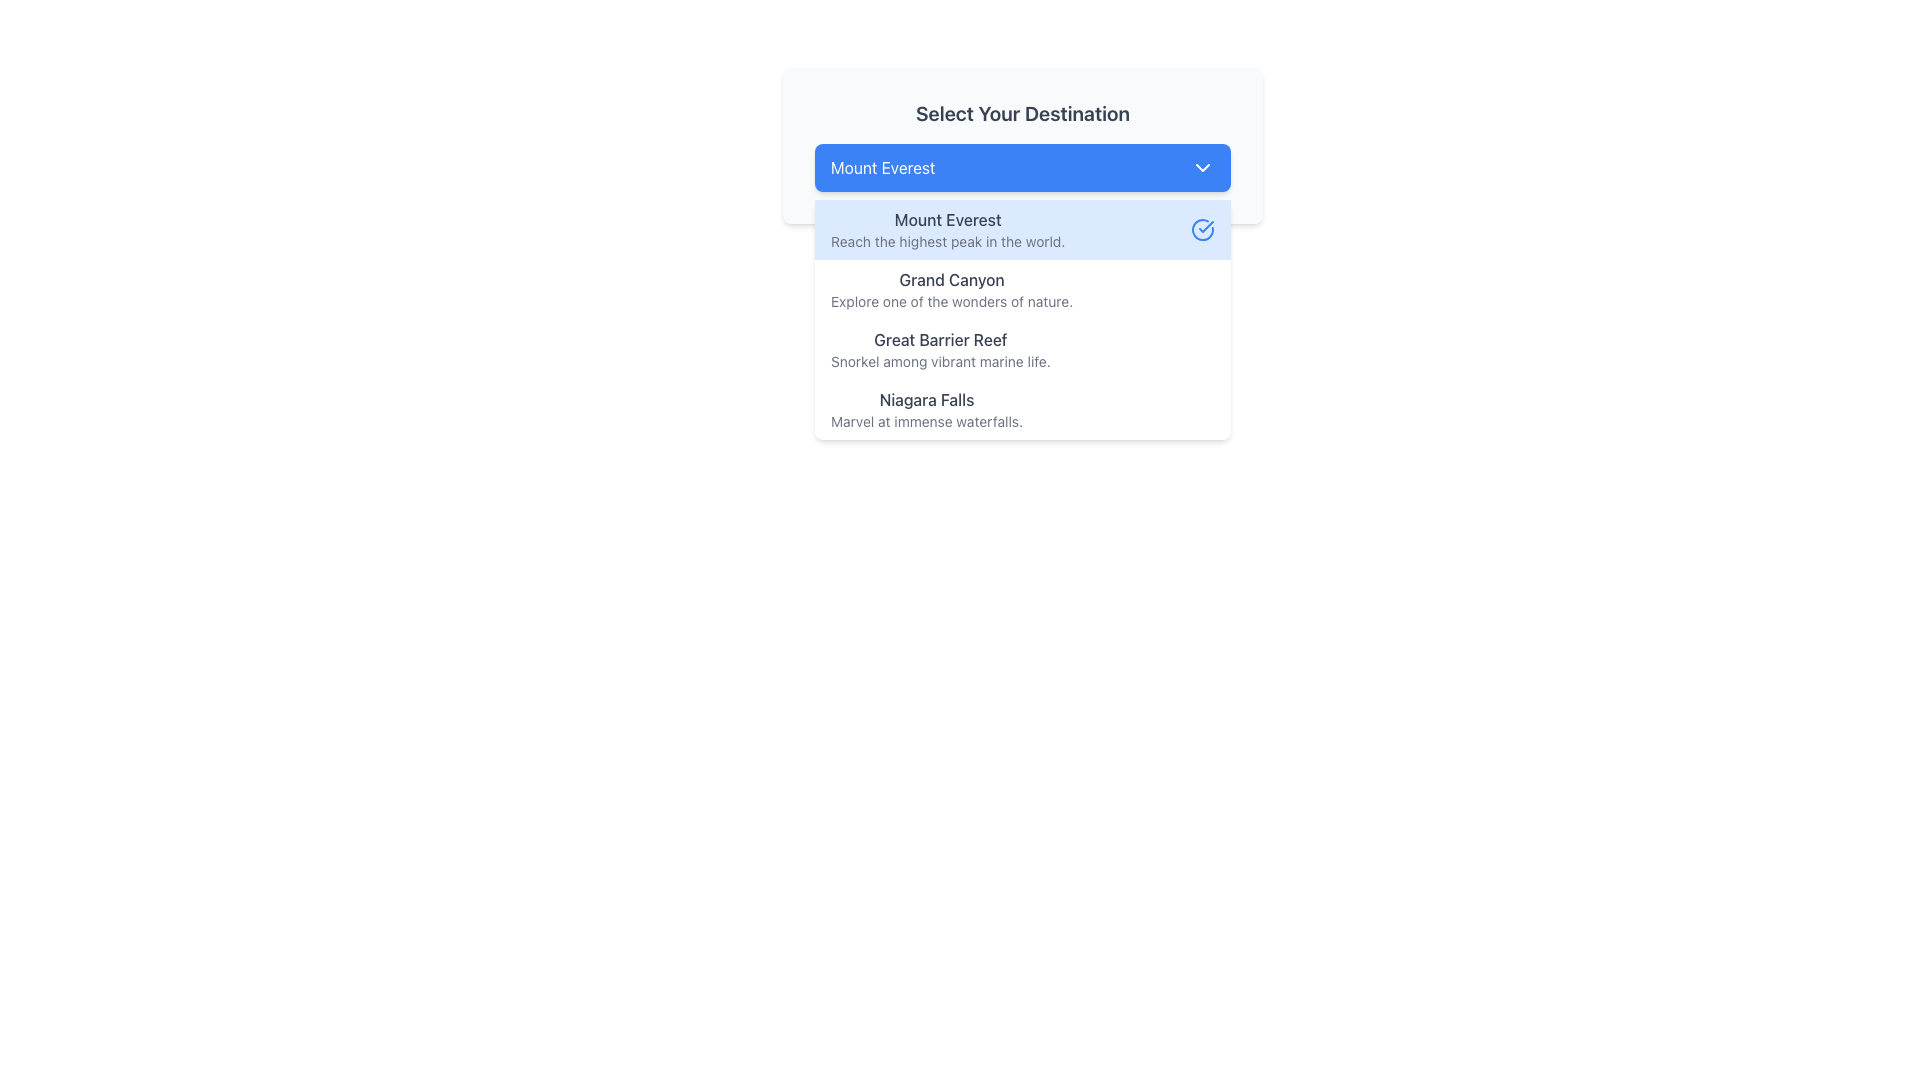 Image resolution: width=1920 pixels, height=1080 pixels. What do you see at coordinates (950, 289) in the screenshot?
I see `the second entry in the vertical dropdown list that represents the 'Grand Canyon' choice by clicking on it` at bounding box center [950, 289].